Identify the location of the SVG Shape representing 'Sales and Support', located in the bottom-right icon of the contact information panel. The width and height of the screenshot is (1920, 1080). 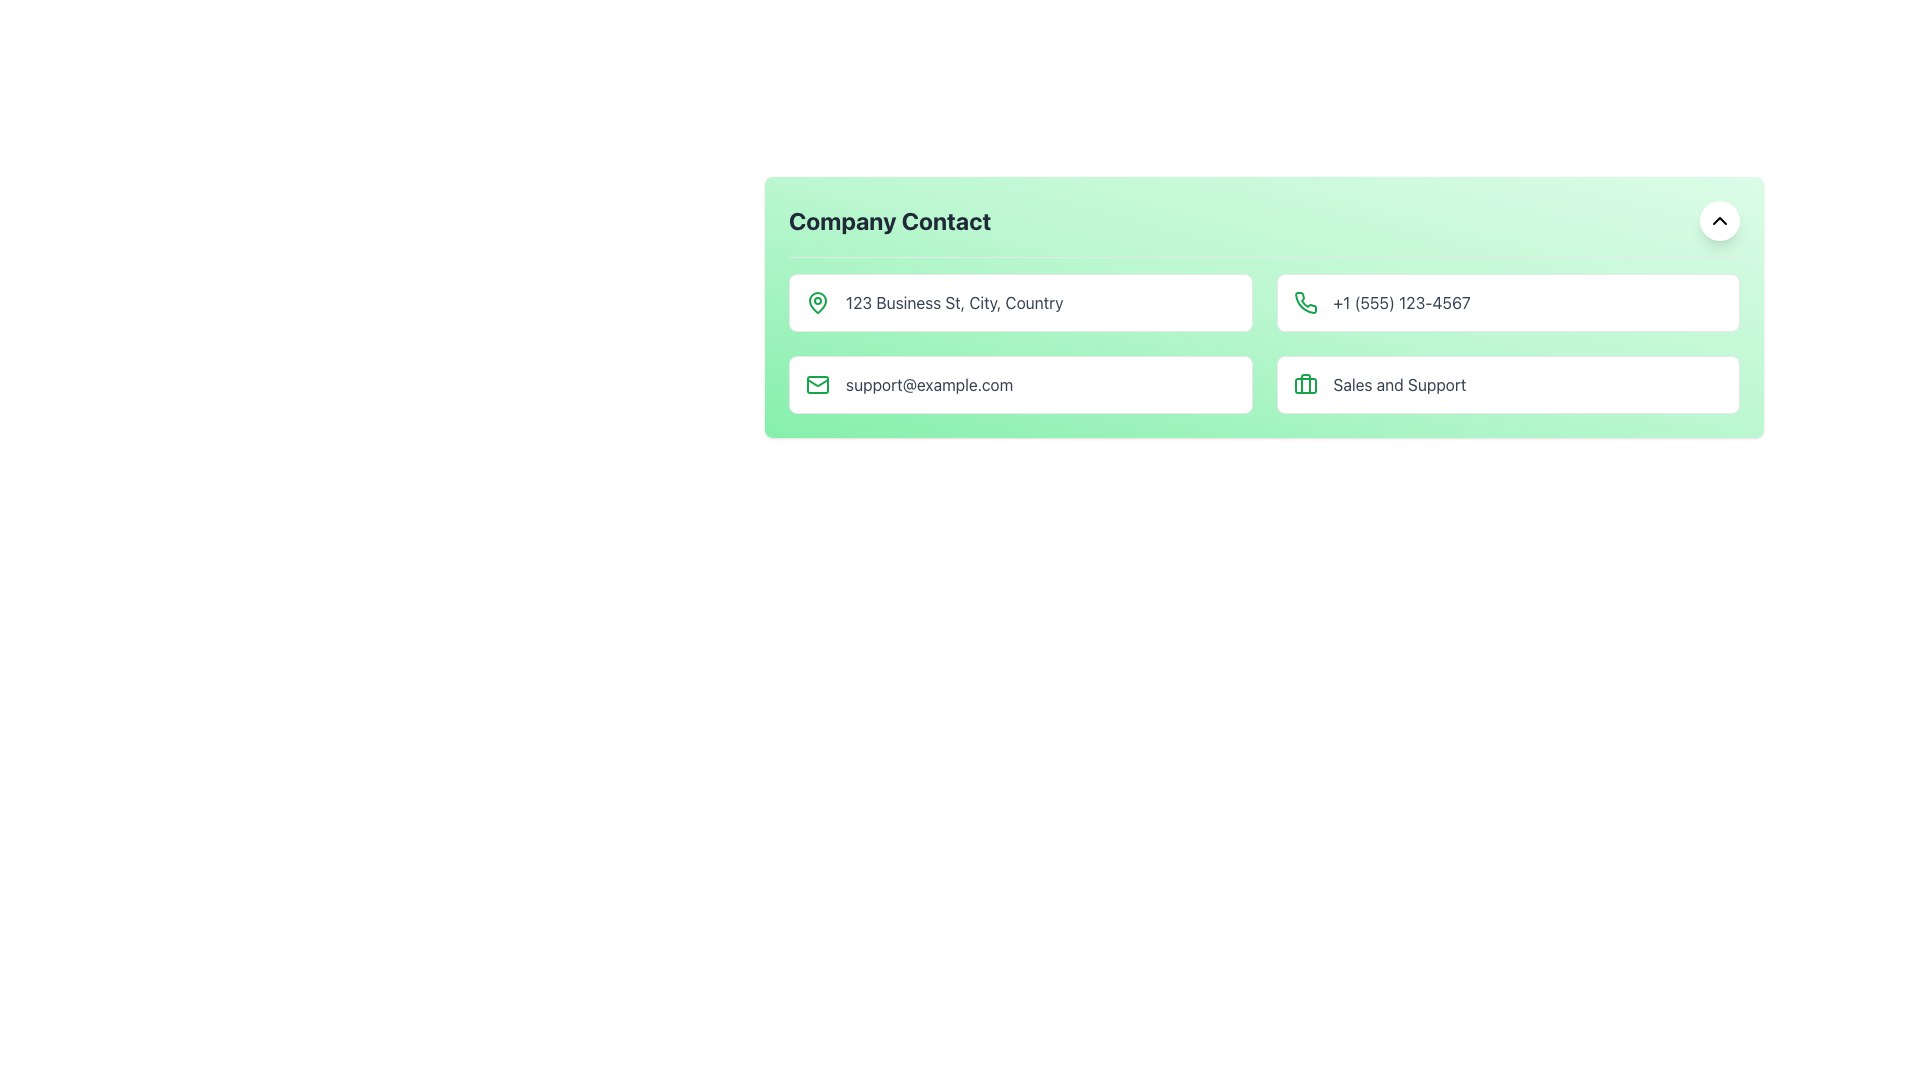
(1305, 385).